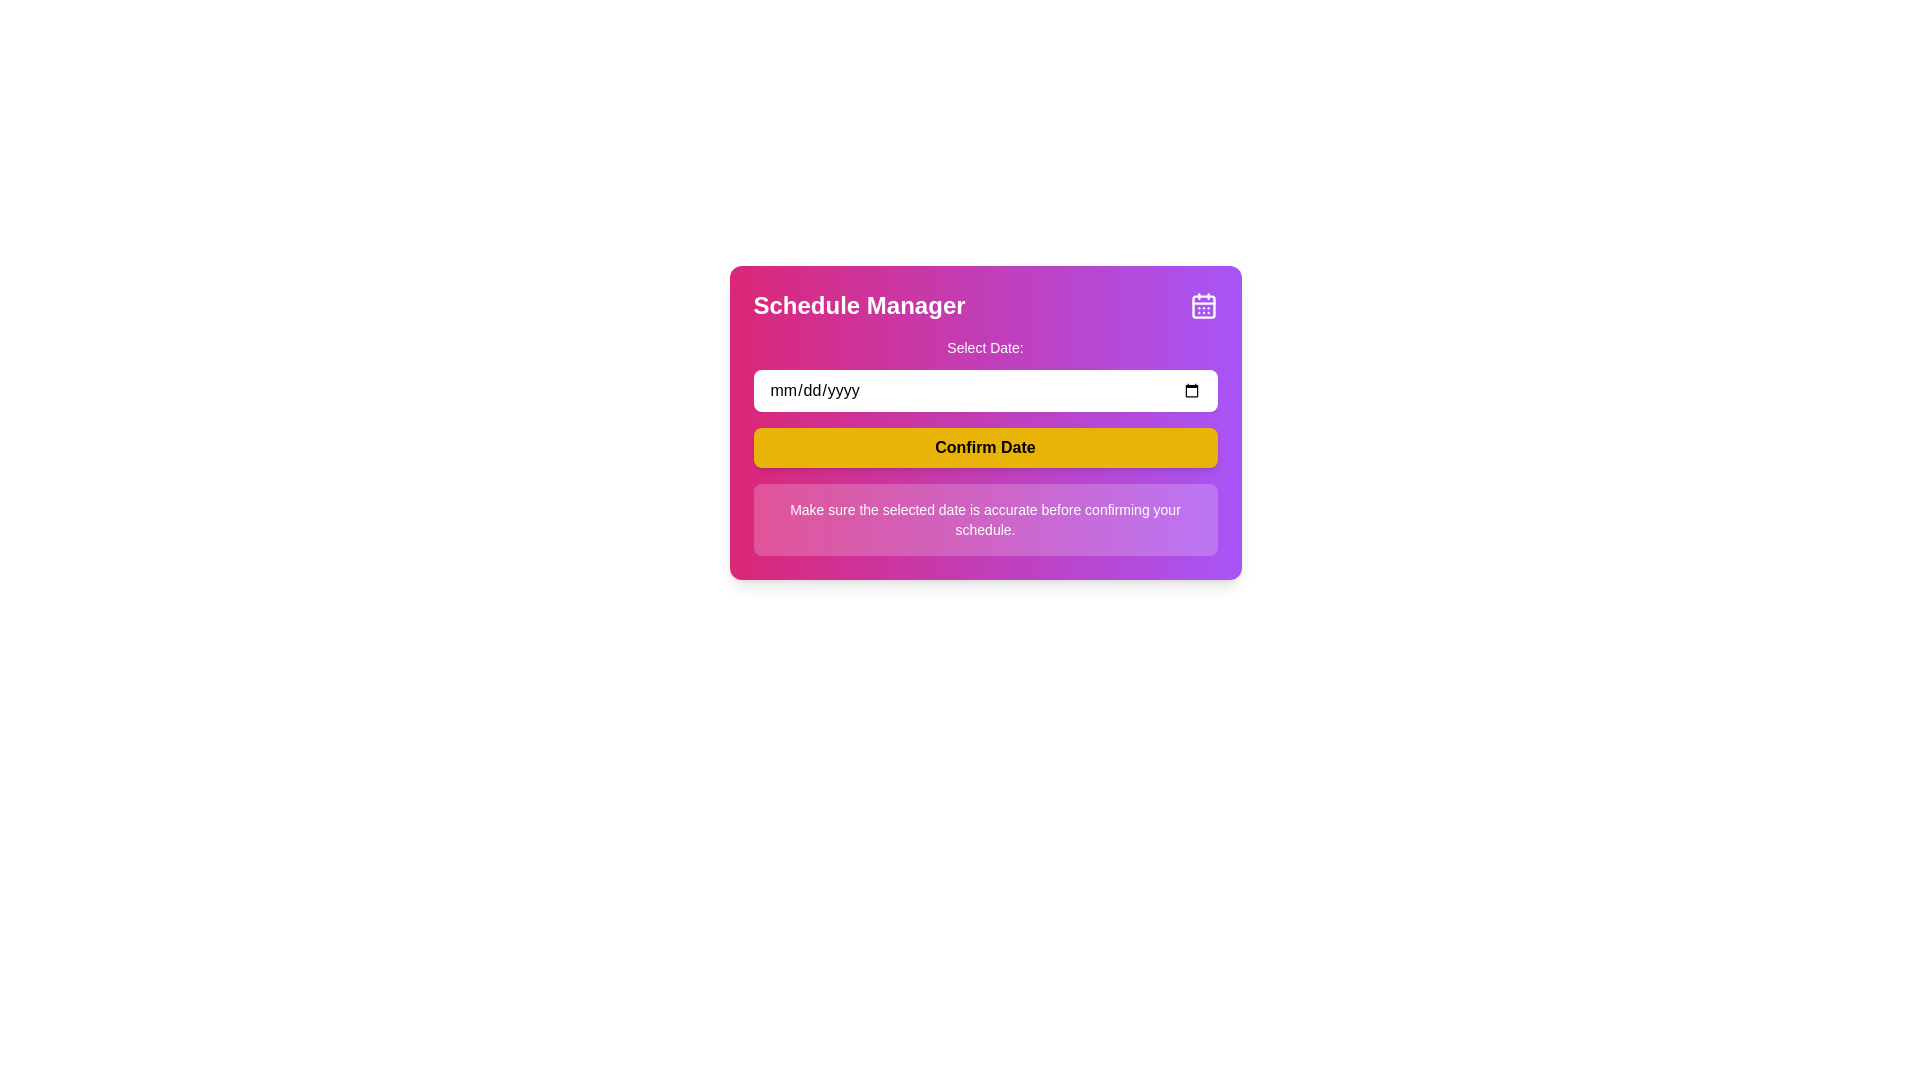 This screenshot has height=1080, width=1920. I want to click on the label that provides instructions for the date input field, located in the 'Schedule Manager' section, so click(985, 346).